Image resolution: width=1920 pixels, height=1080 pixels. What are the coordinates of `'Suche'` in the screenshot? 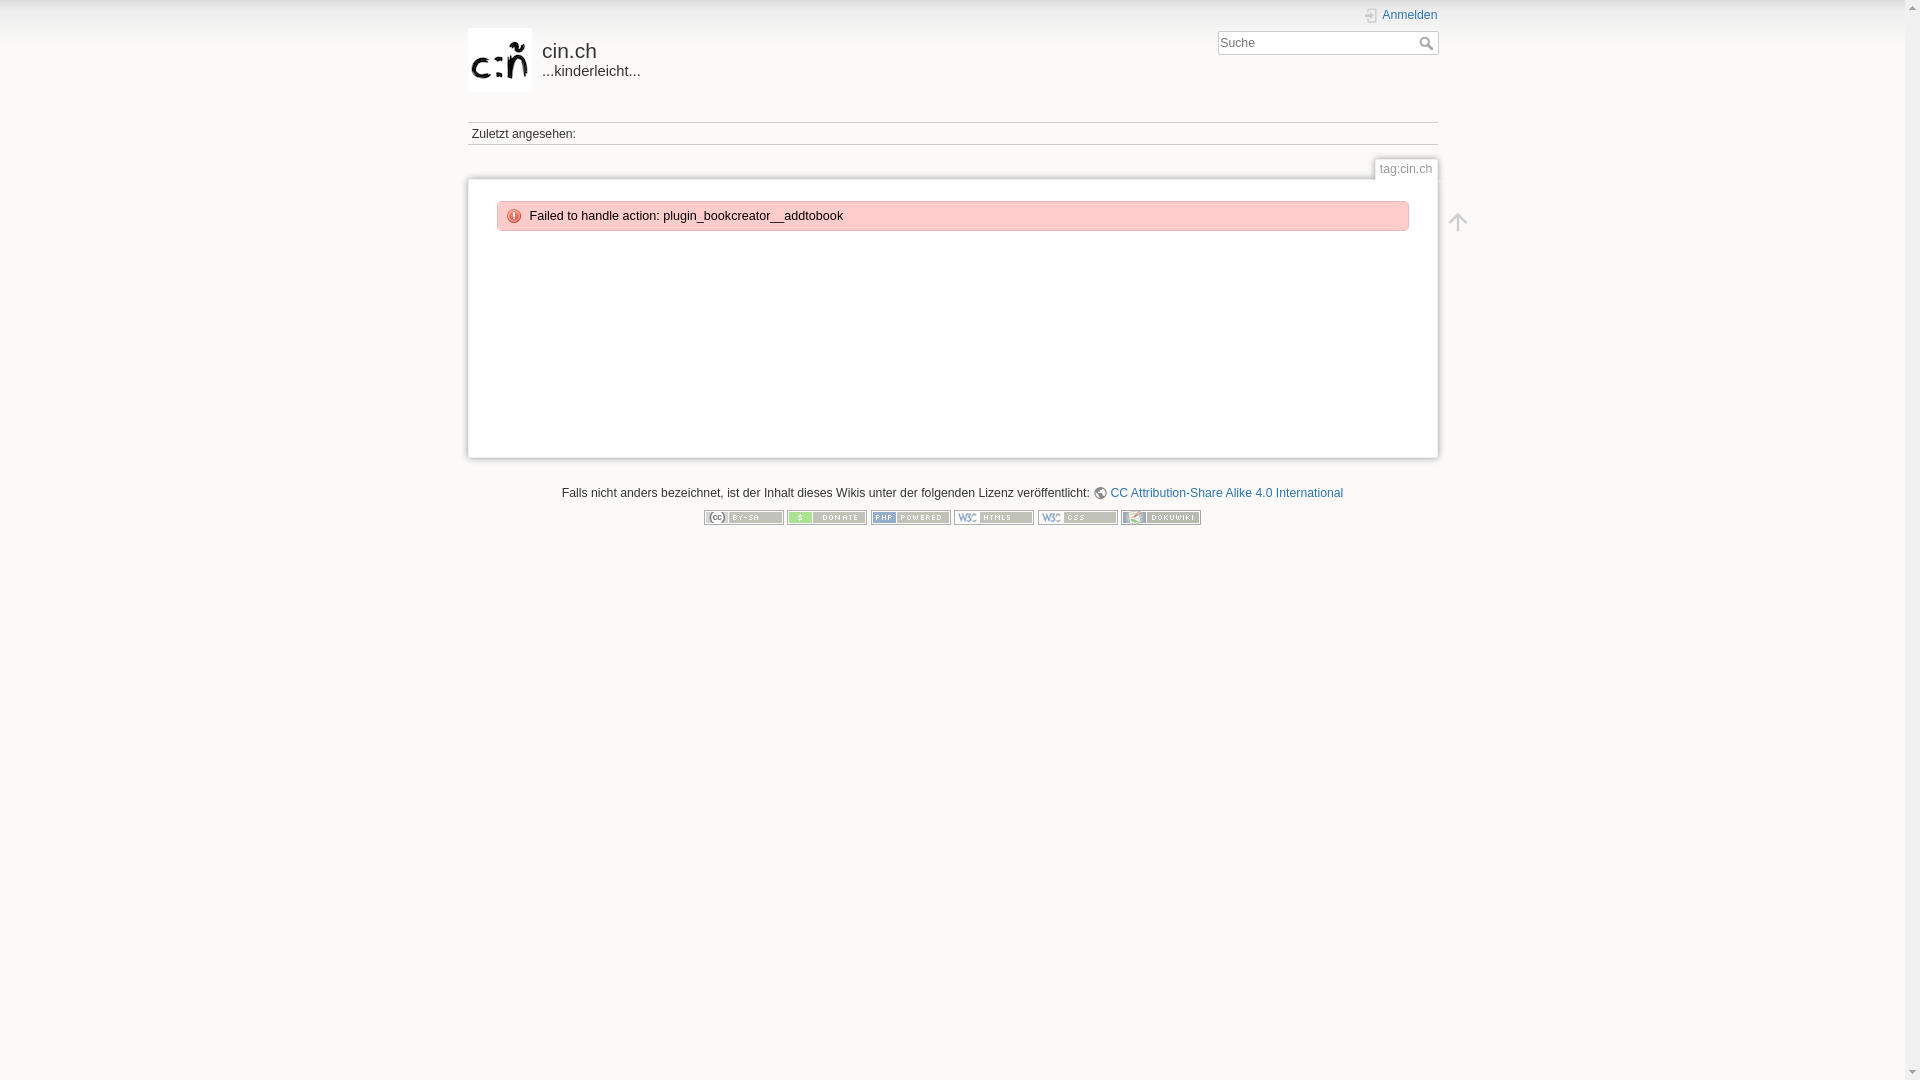 It's located at (1426, 42).